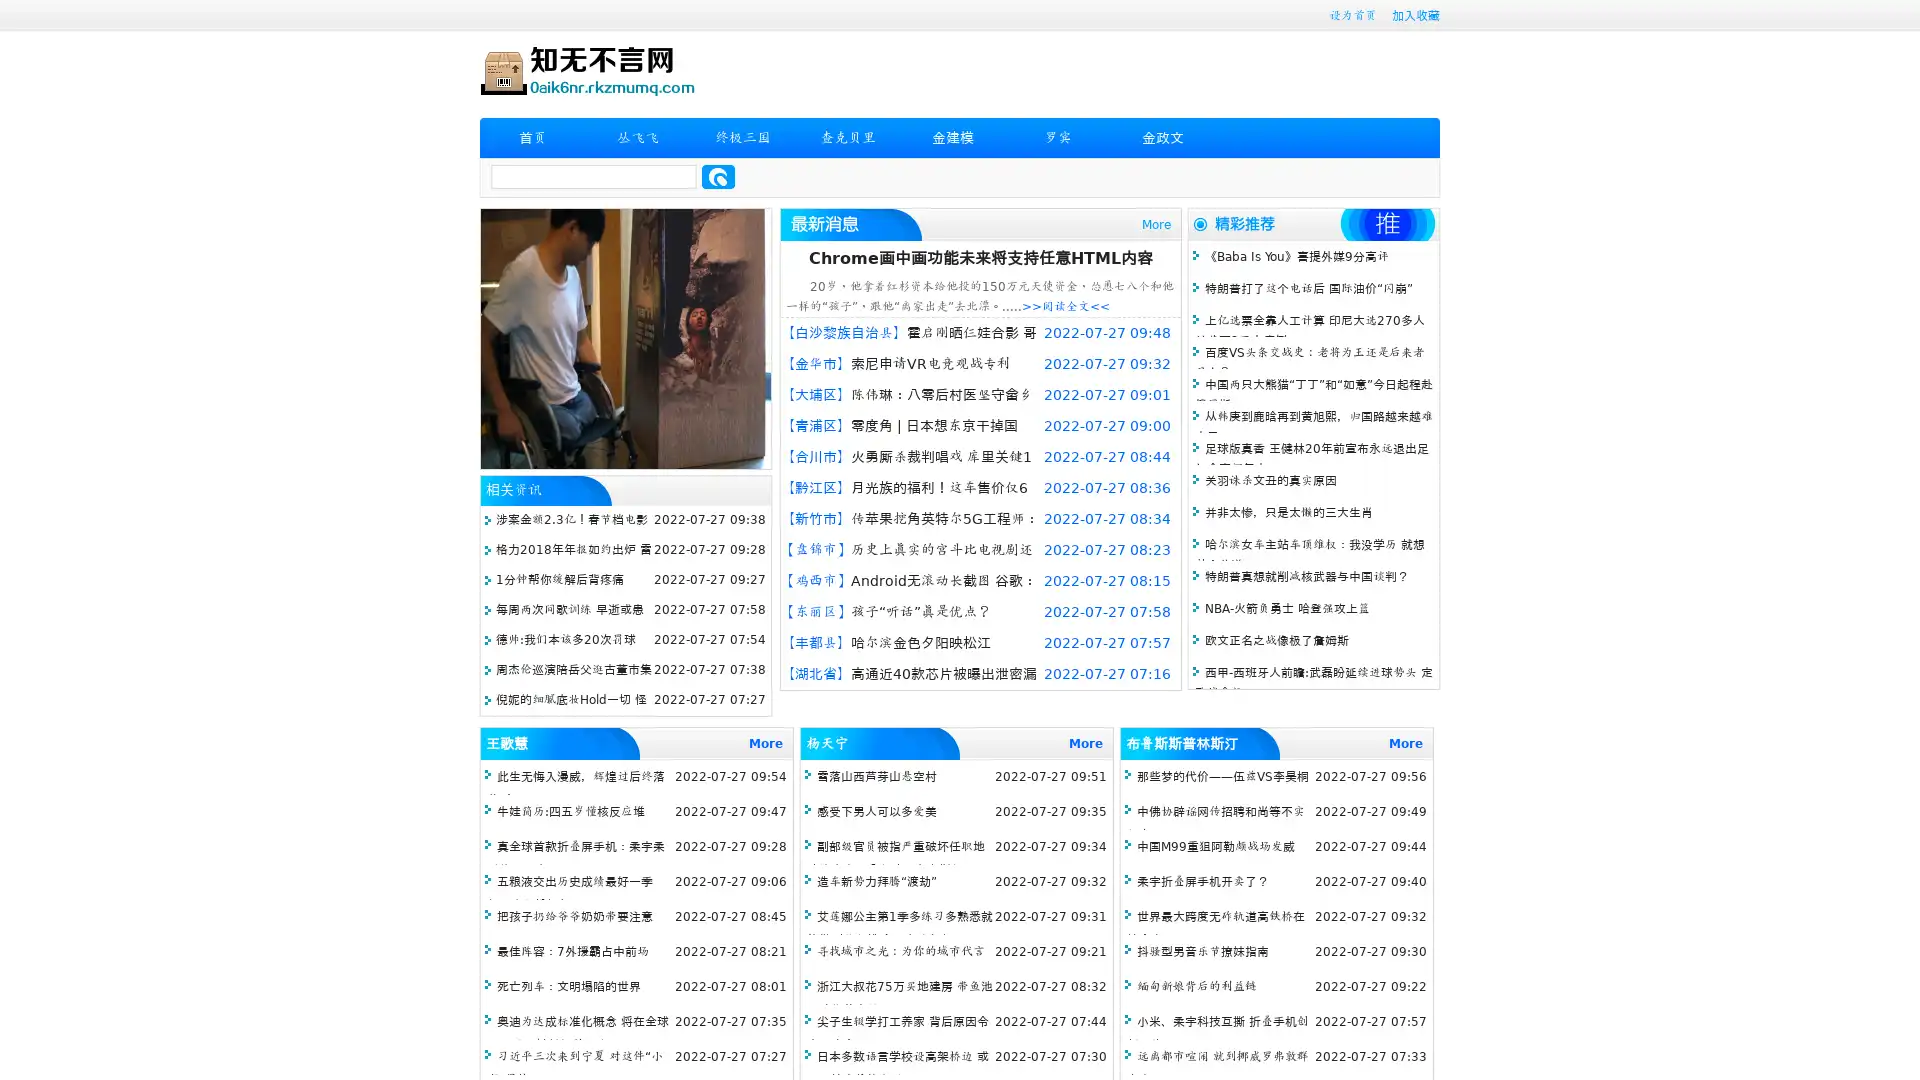  What do you see at coordinates (718, 176) in the screenshot?
I see `Search` at bounding box center [718, 176].